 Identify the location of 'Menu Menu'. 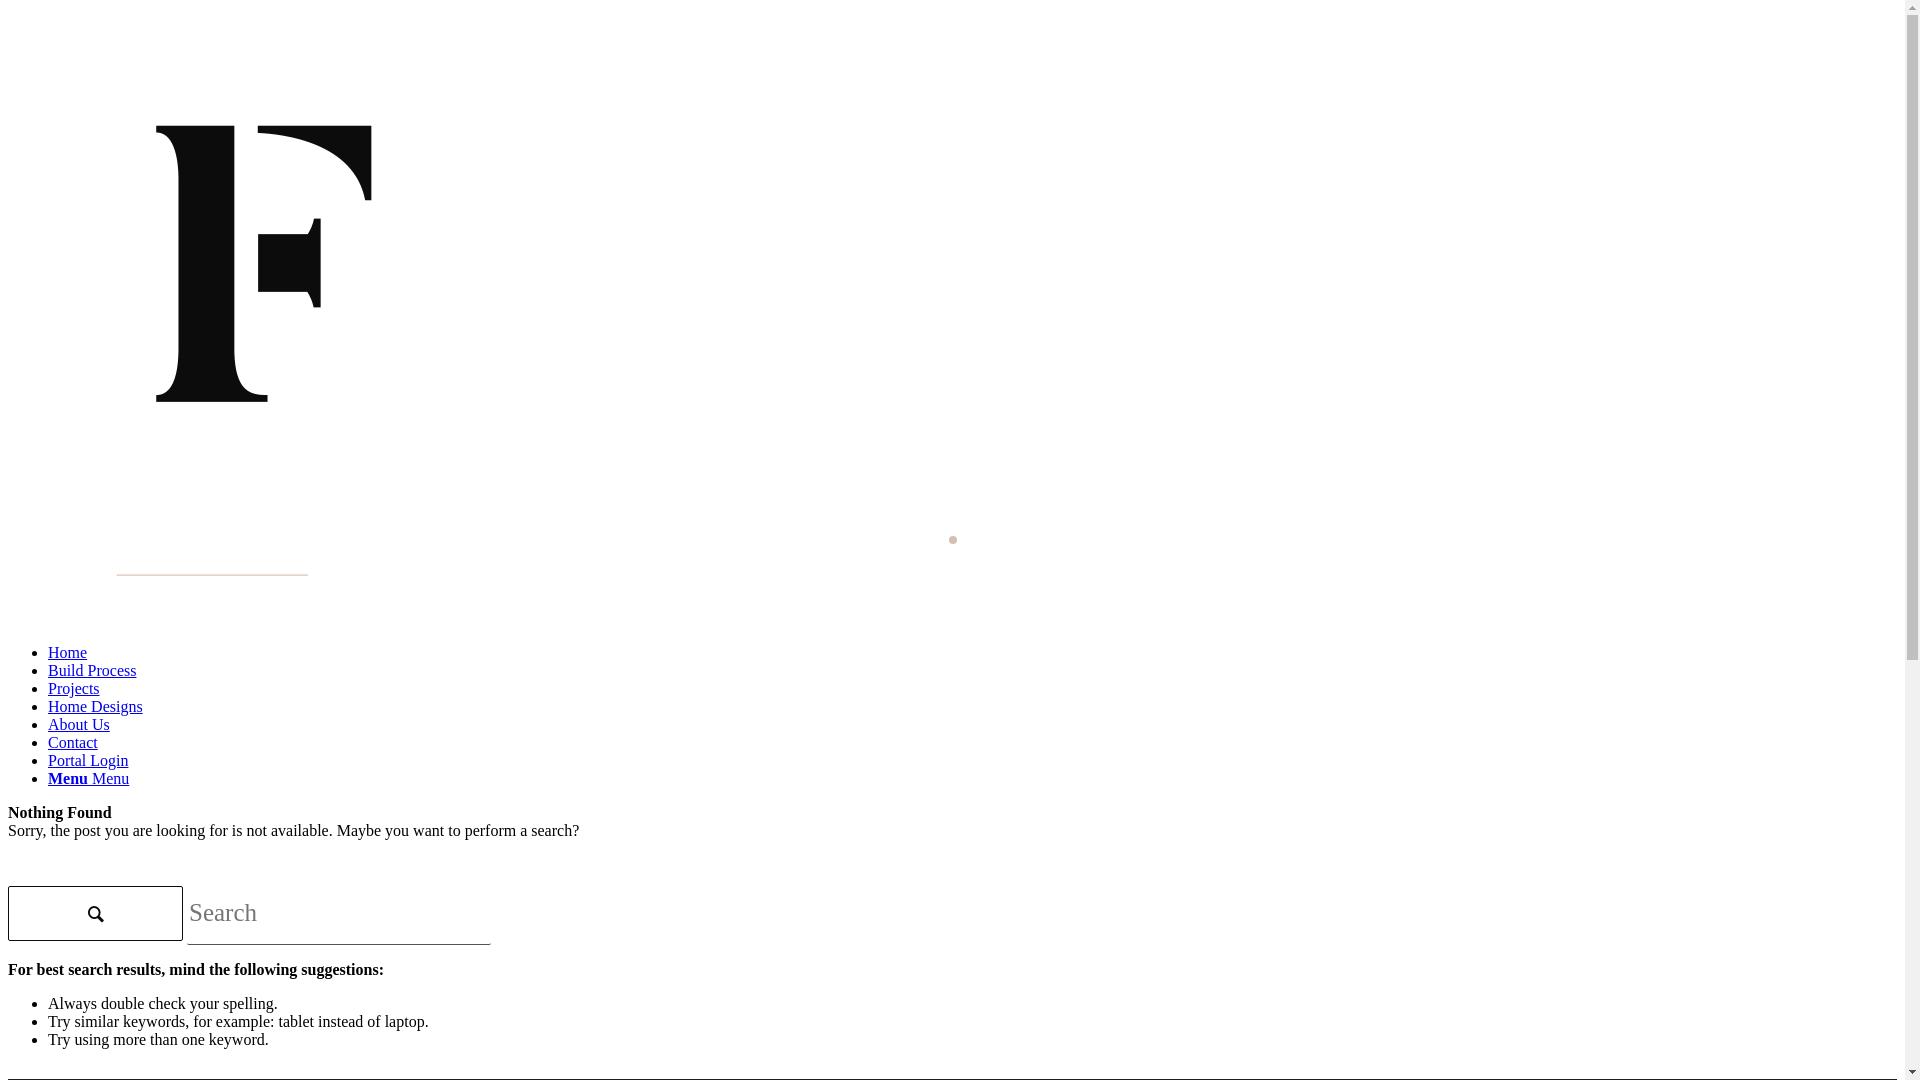
(87, 777).